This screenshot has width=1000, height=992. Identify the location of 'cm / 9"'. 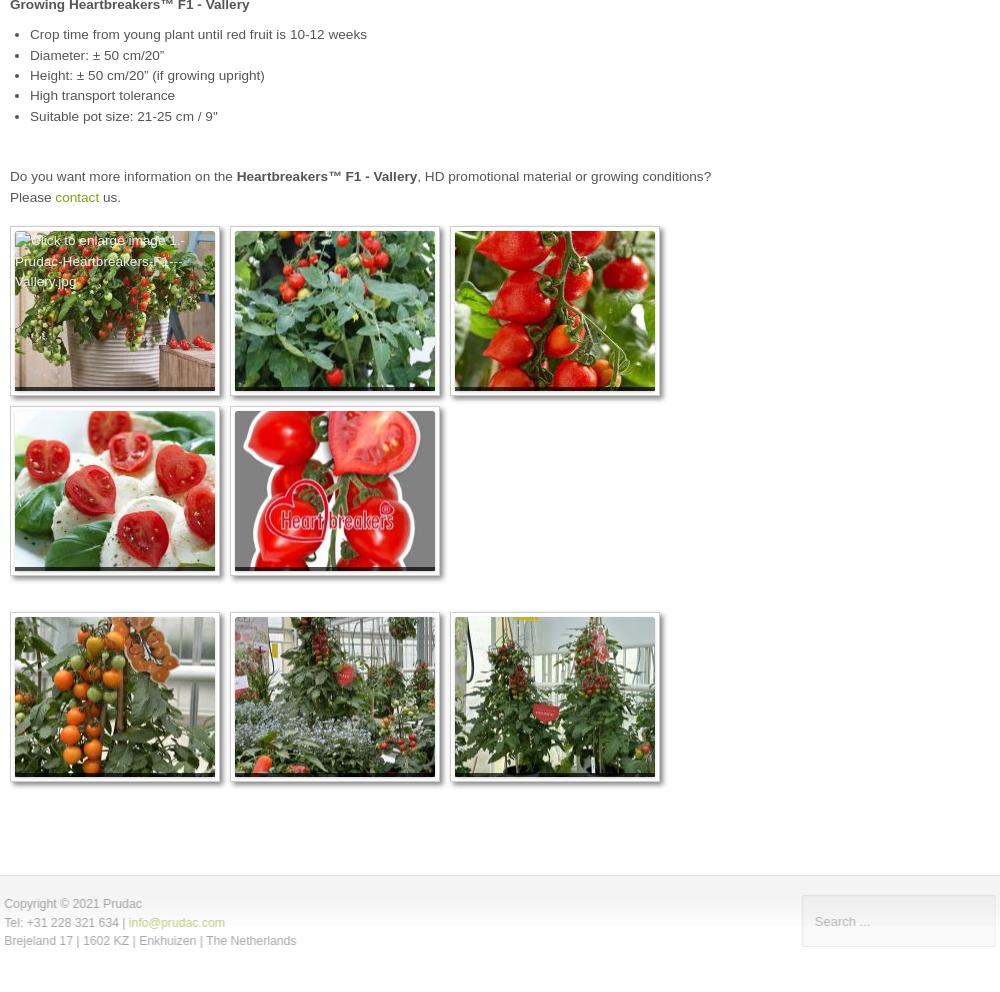
(195, 114).